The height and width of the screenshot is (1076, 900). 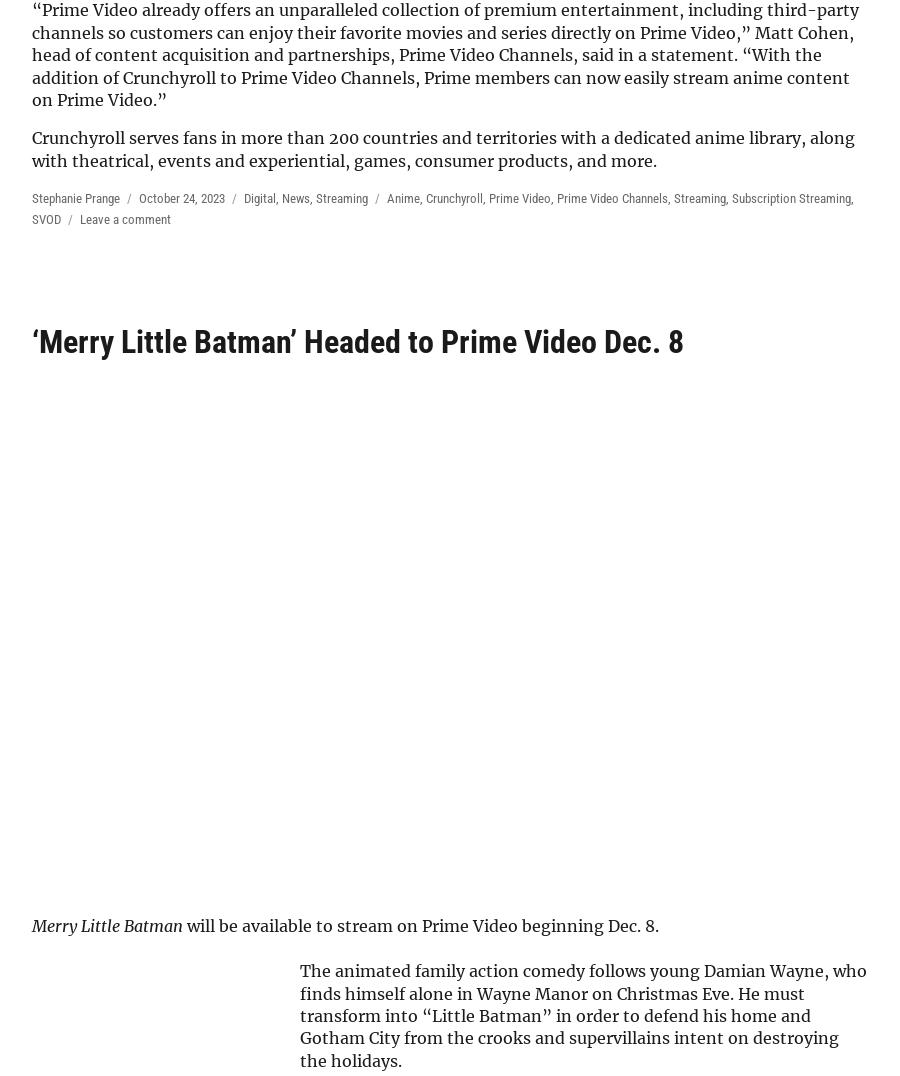 I want to click on 'Leave a comment', so click(x=125, y=218).